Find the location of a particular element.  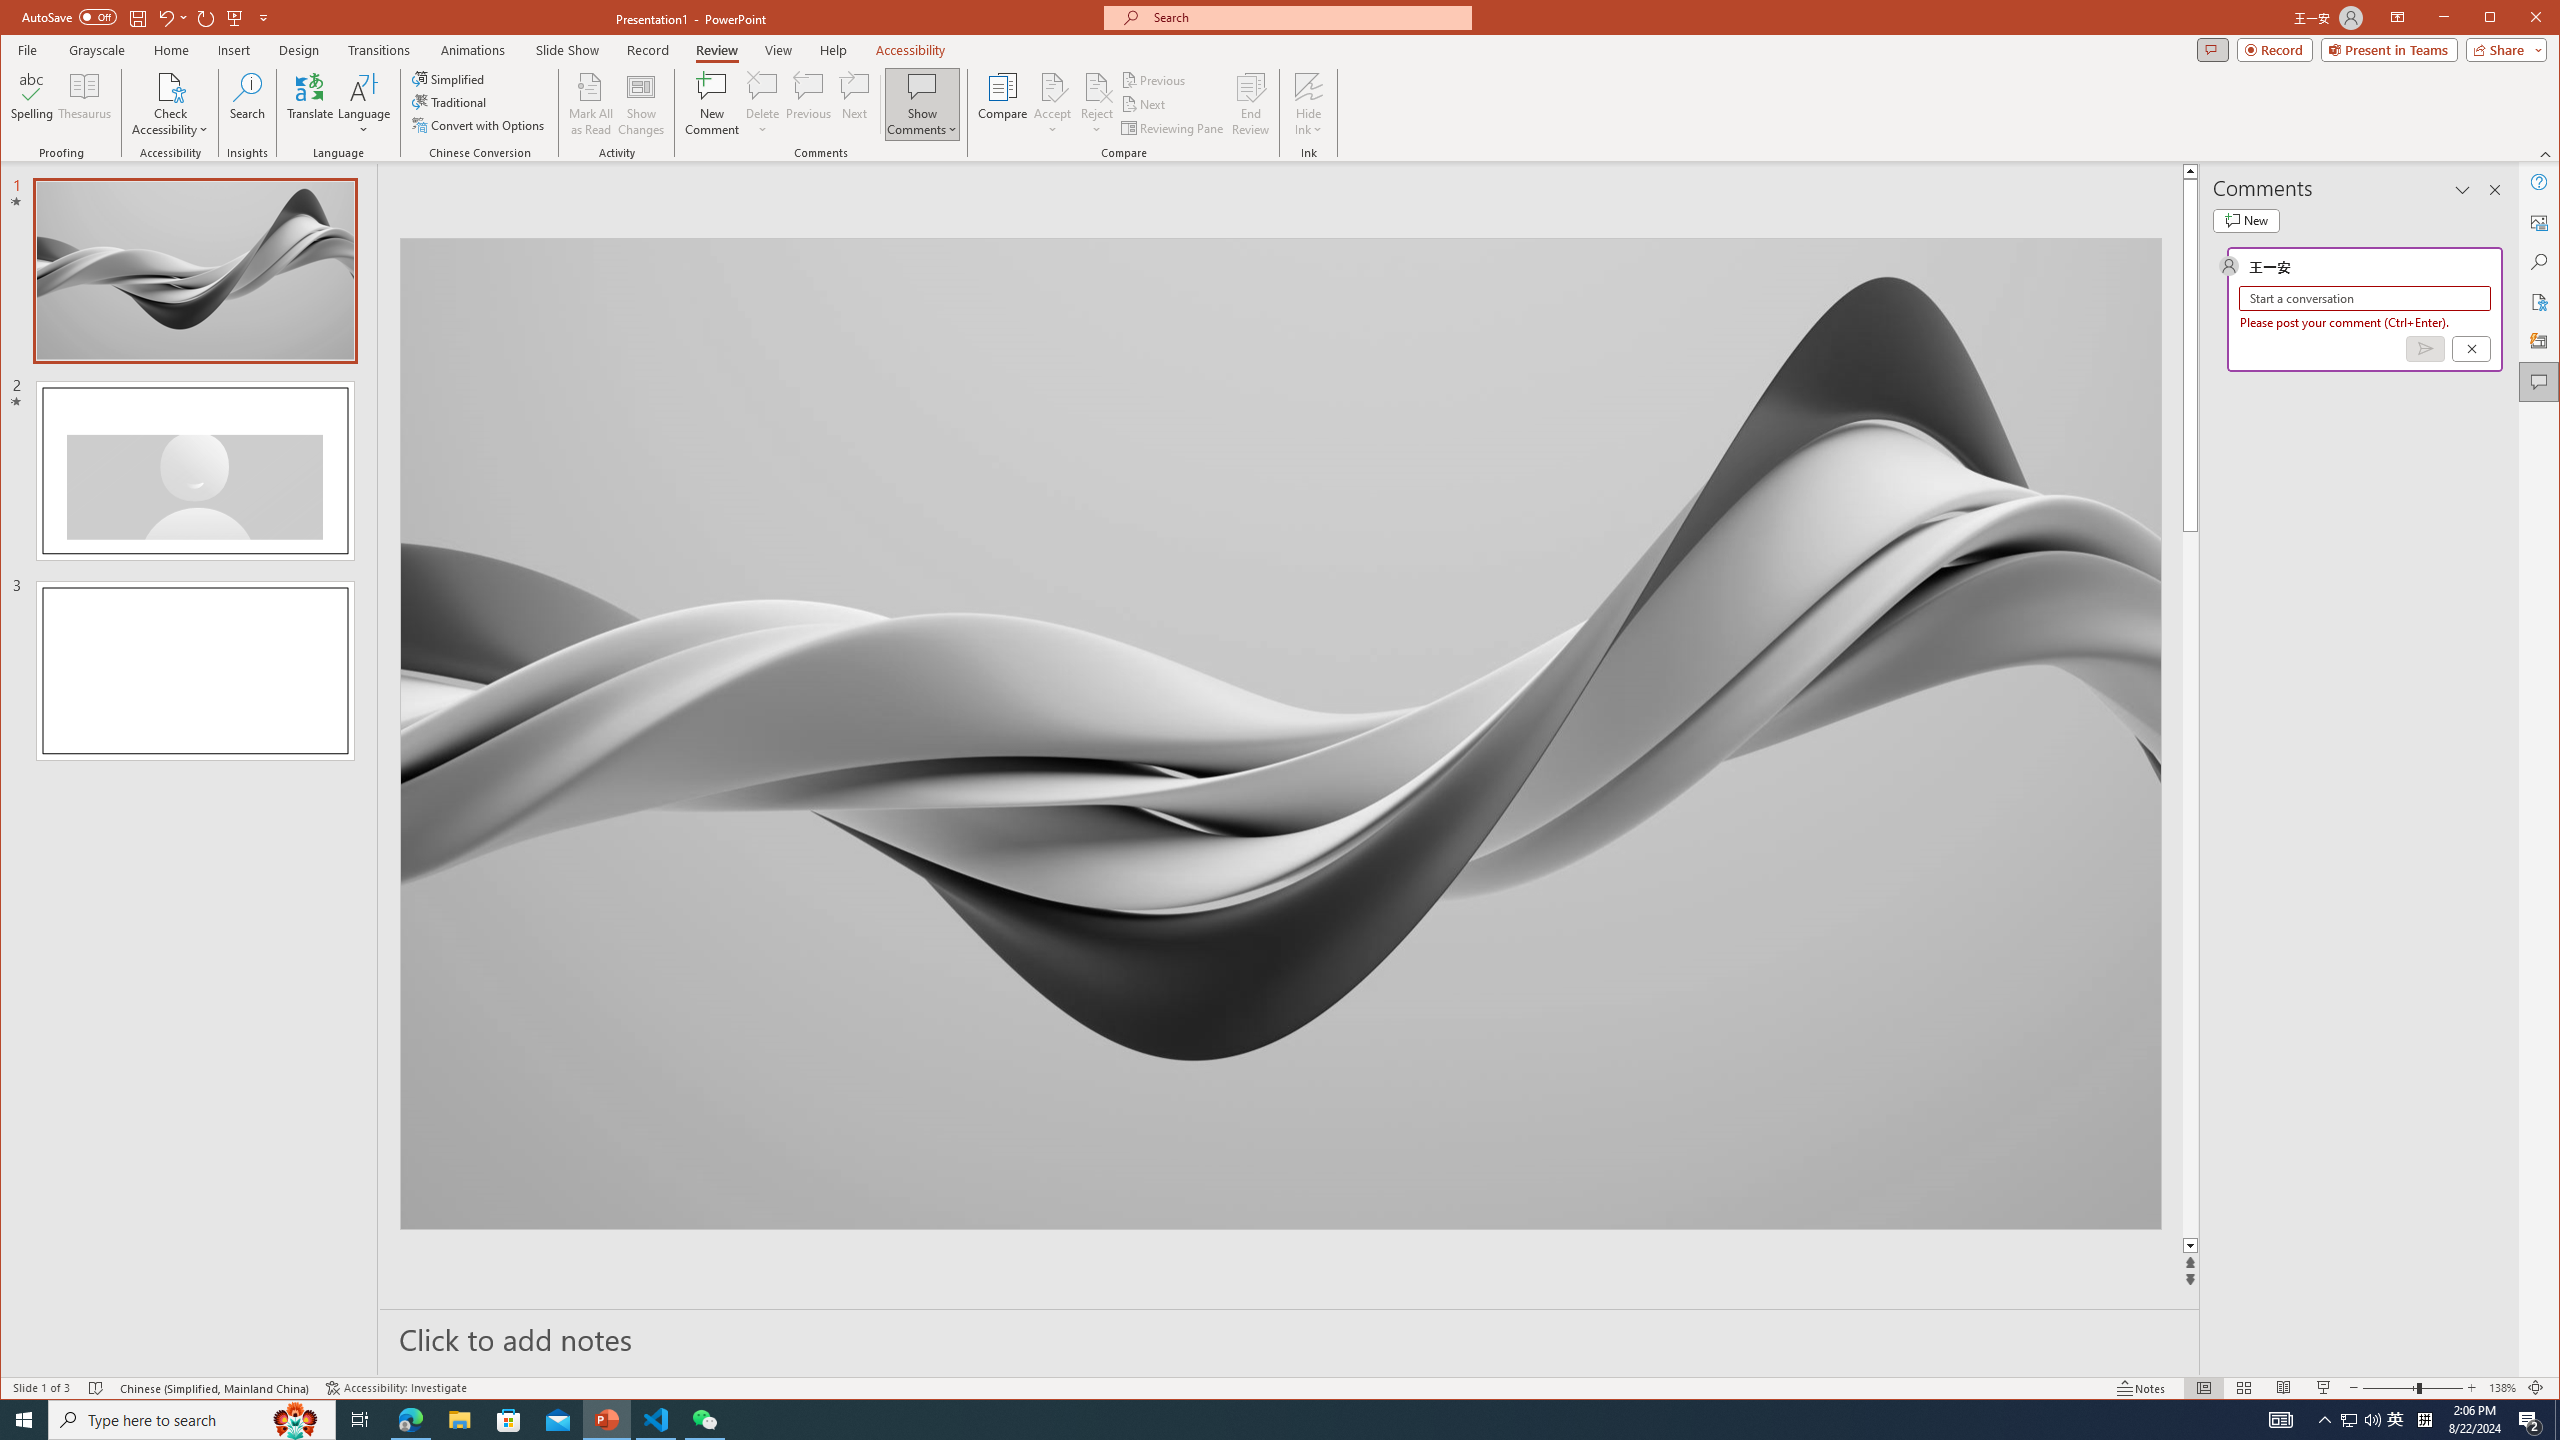

'Simplified' is located at coordinates (449, 78).